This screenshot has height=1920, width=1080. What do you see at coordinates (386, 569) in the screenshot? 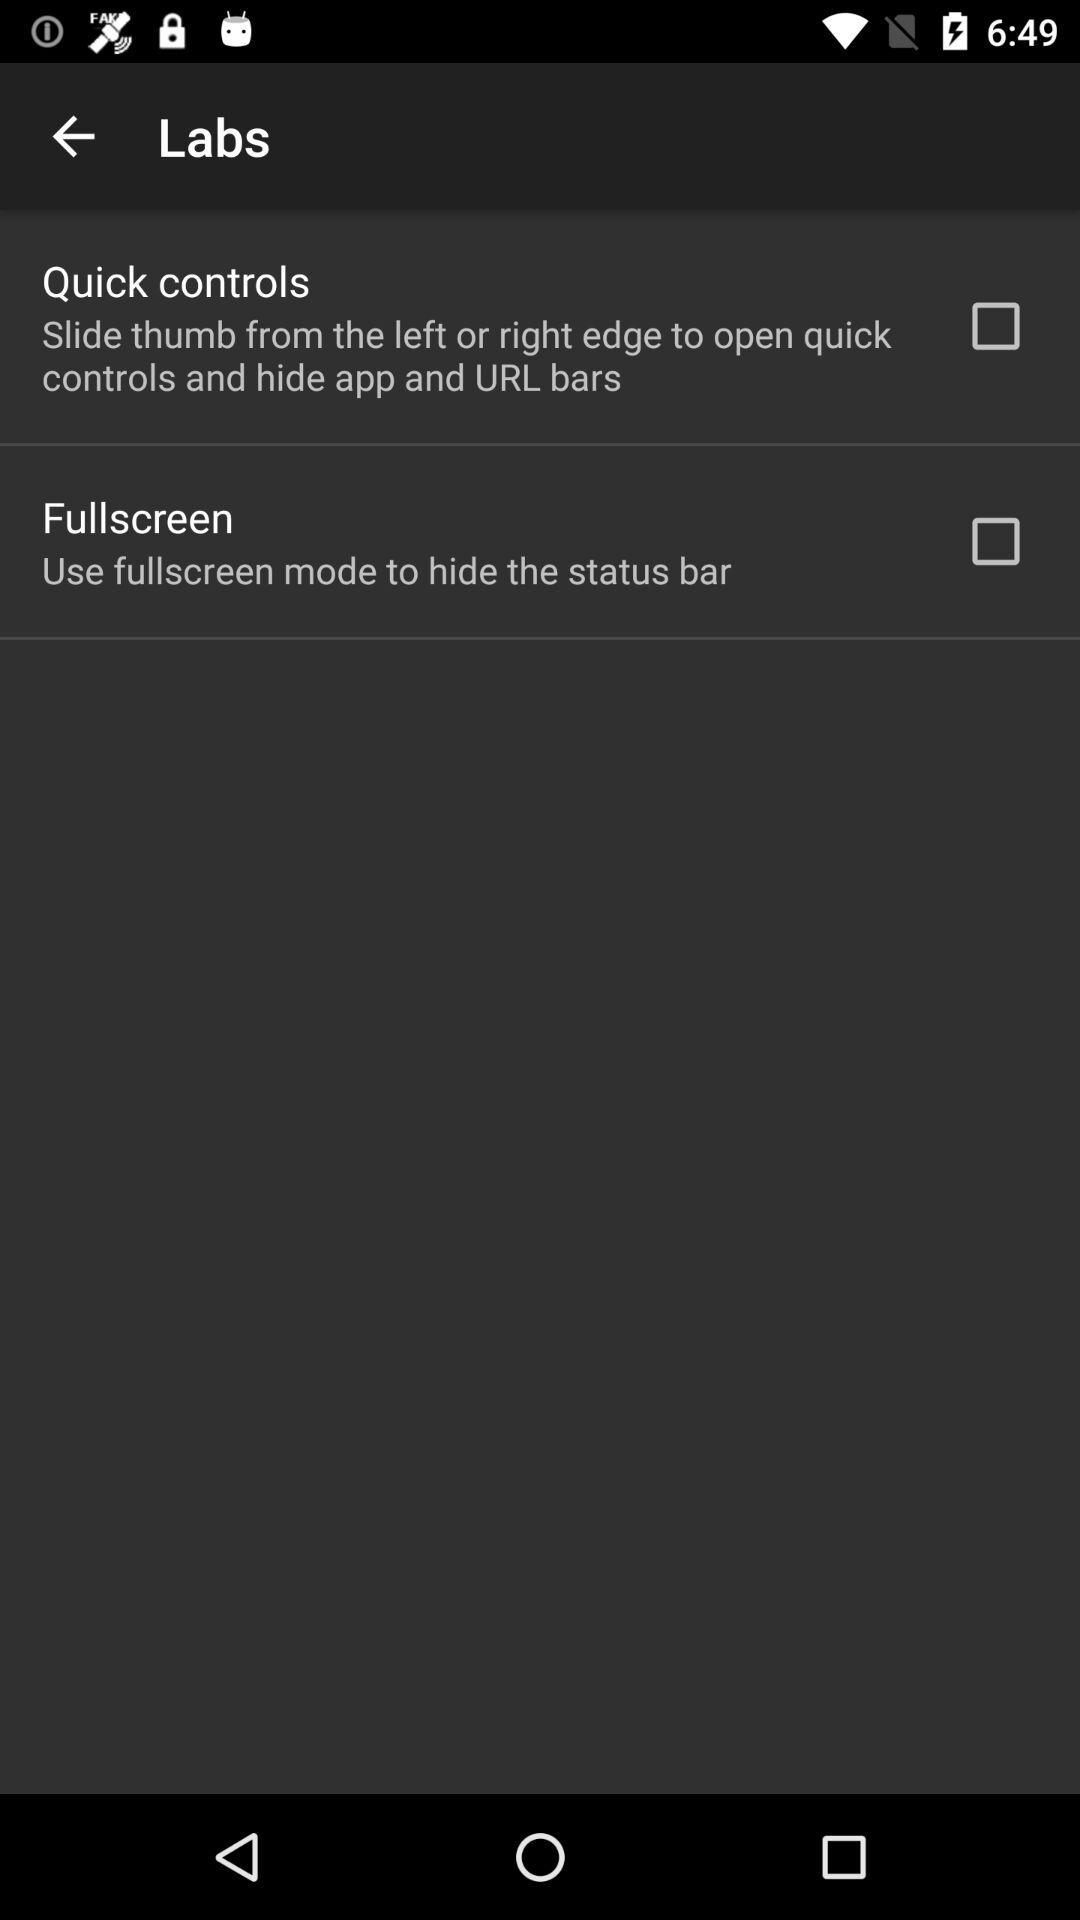
I see `use fullscreen mode app` at bounding box center [386, 569].